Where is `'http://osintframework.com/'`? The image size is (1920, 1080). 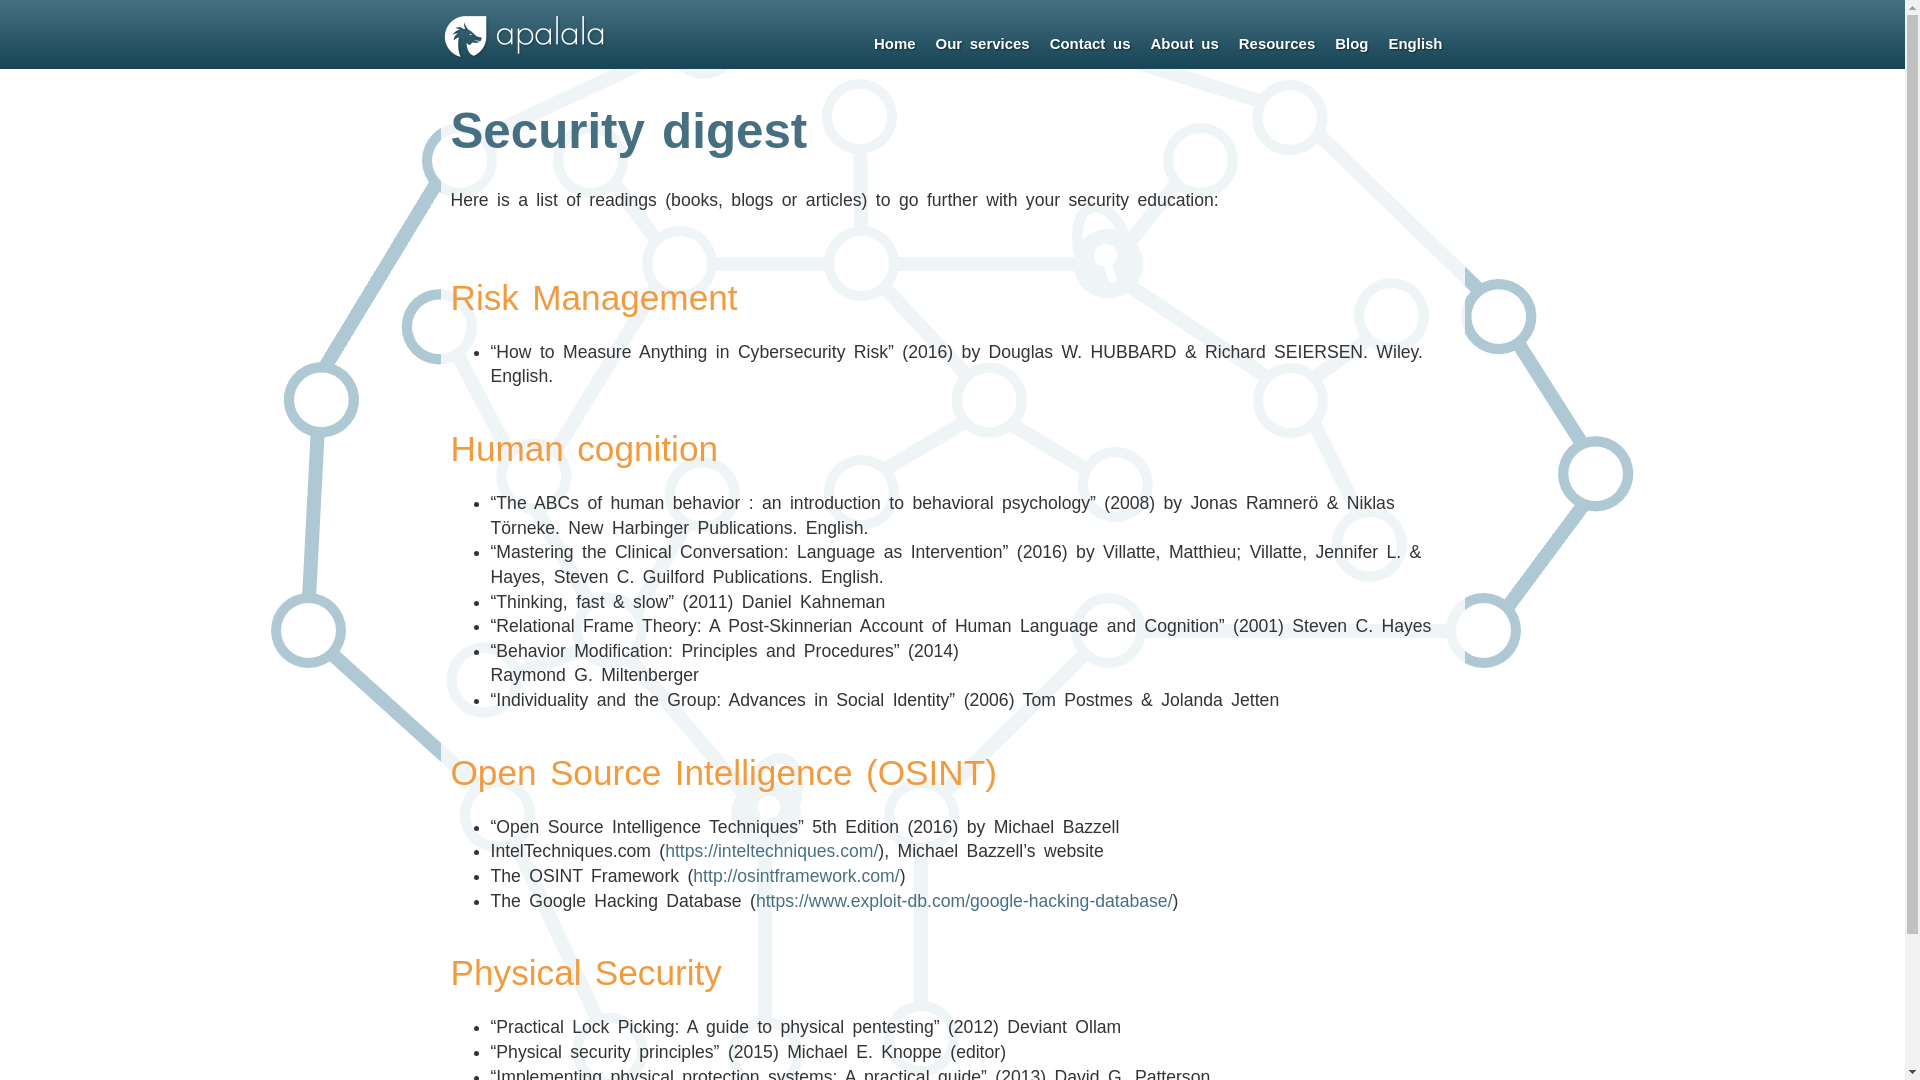 'http://osintframework.com/' is located at coordinates (795, 874).